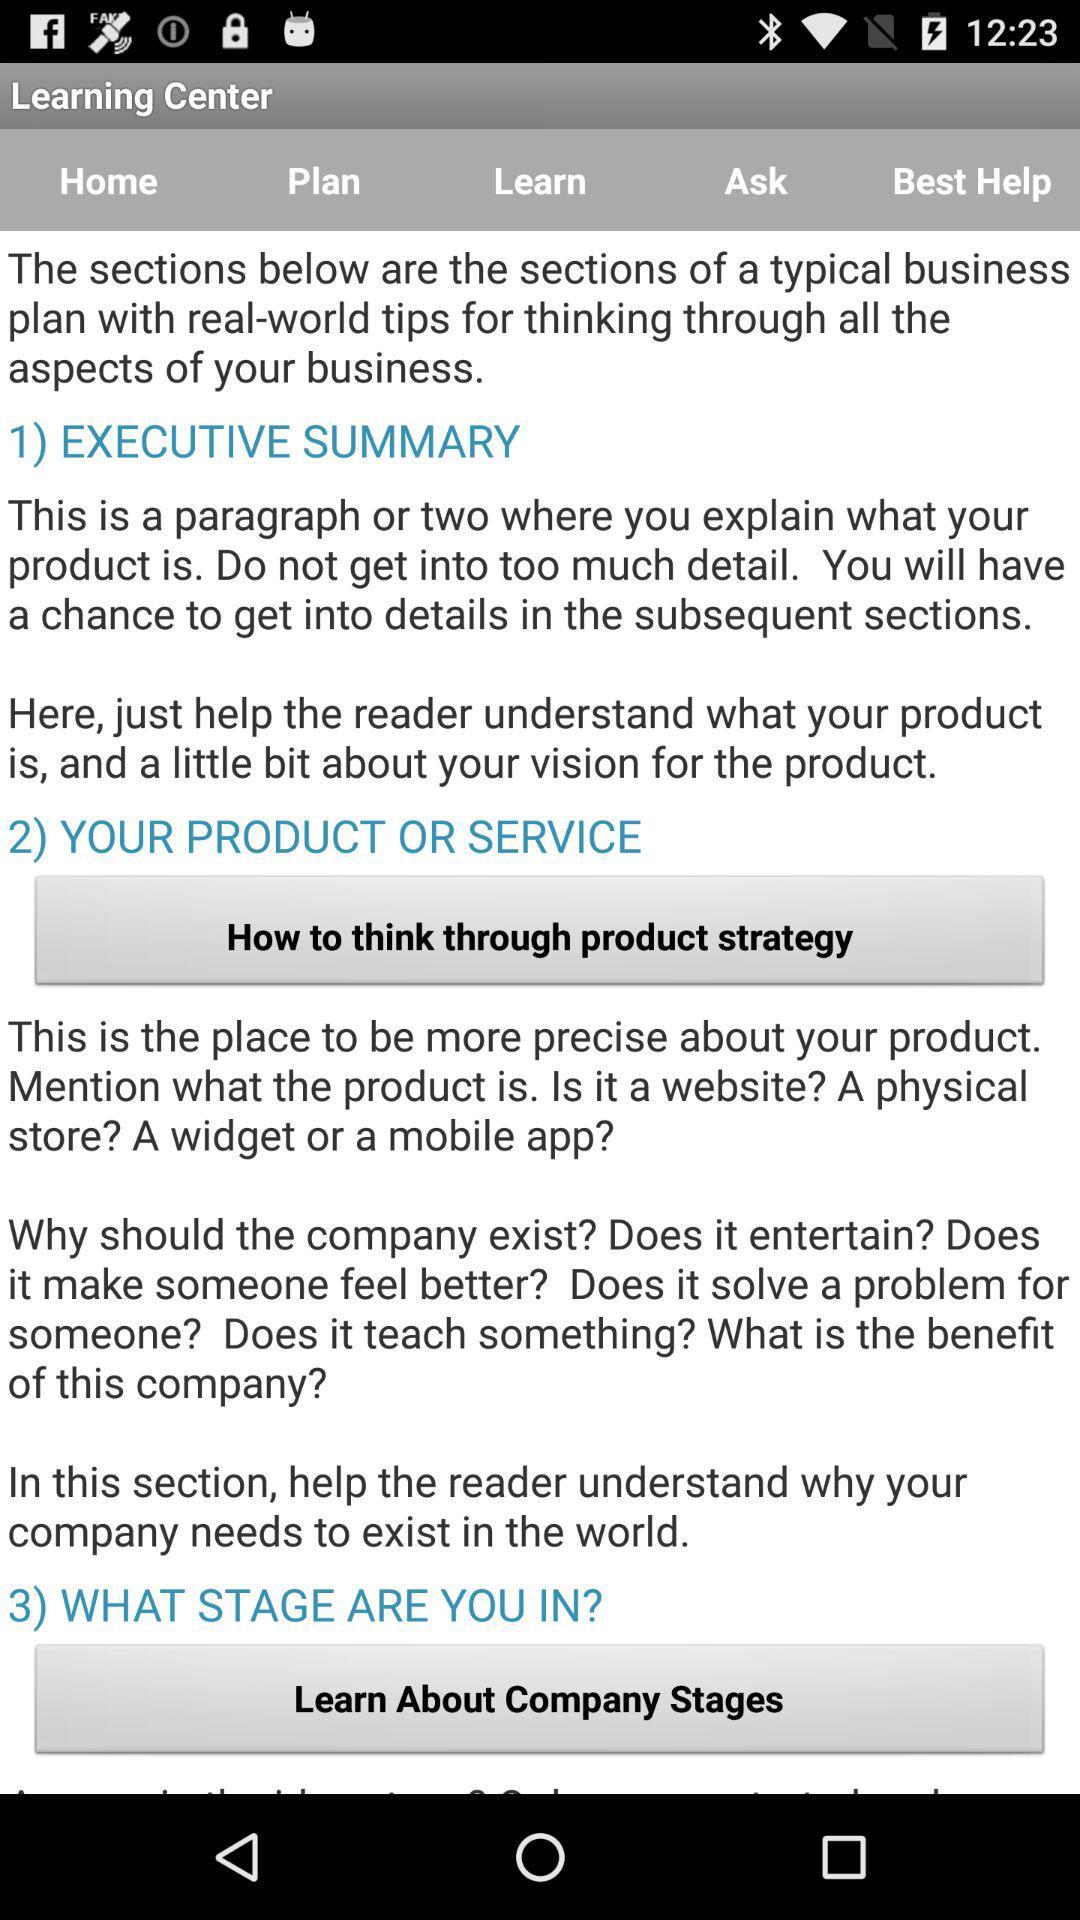 Image resolution: width=1080 pixels, height=1920 pixels. I want to click on the app below the learning center item, so click(108, 180).